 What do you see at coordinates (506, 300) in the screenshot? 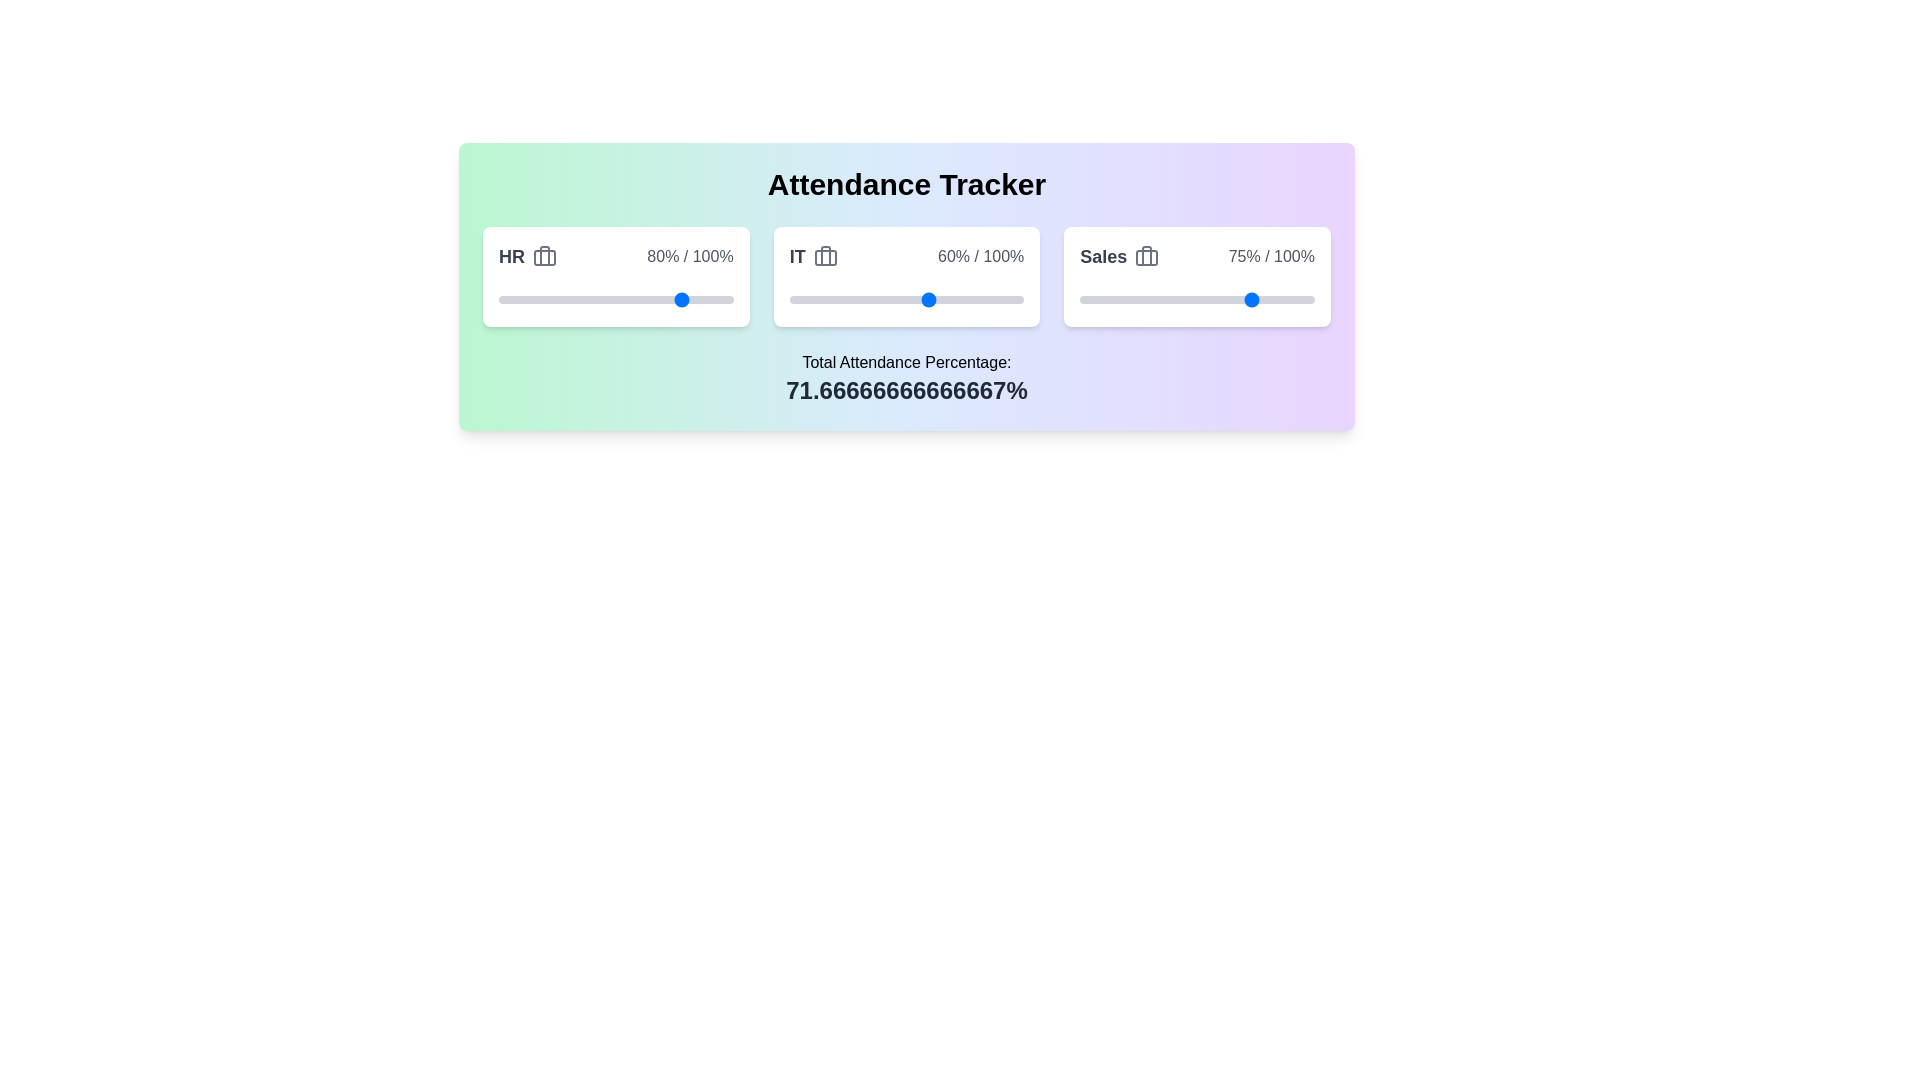
I see `the HR slider` at bounding box center [506, 300].